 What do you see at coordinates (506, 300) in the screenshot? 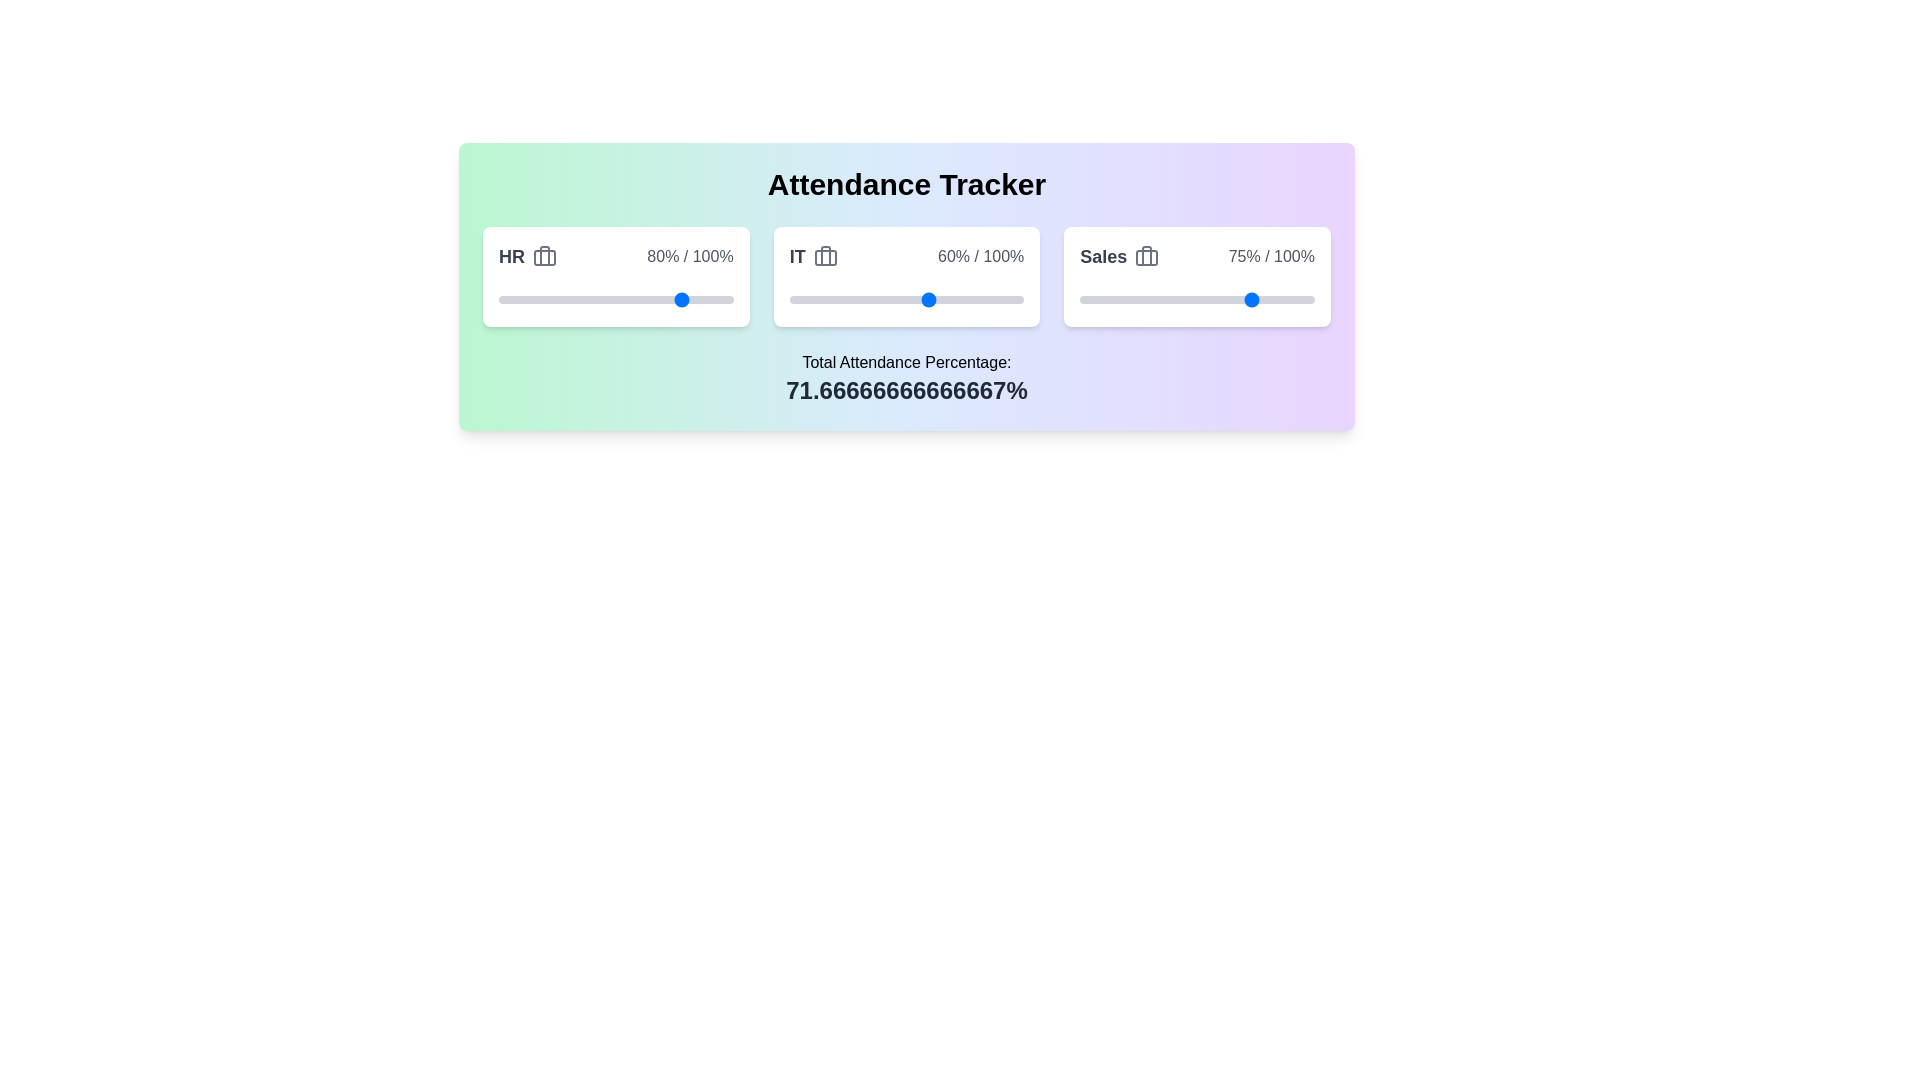
I see `the HR slider` at bounding box center [506, 300].